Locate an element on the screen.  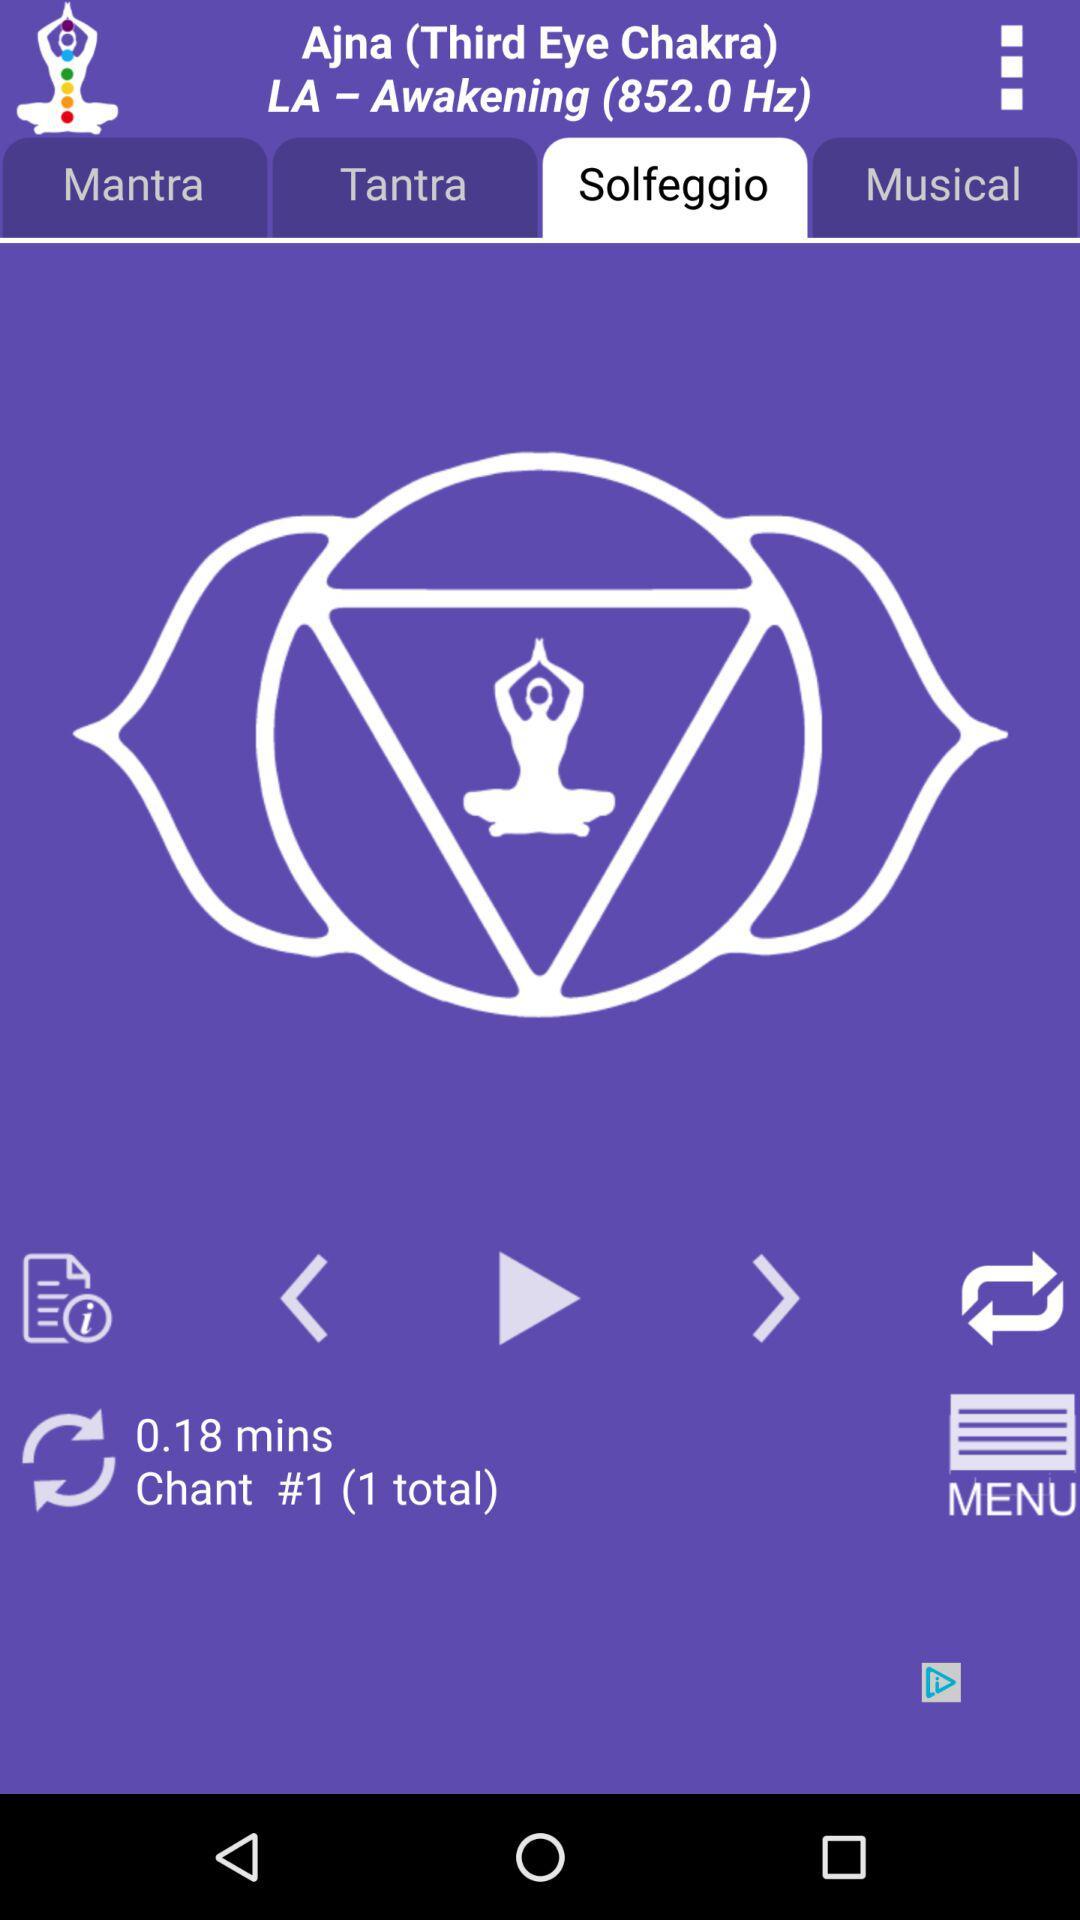
advertisement page is located at coordinates (540, 1727).